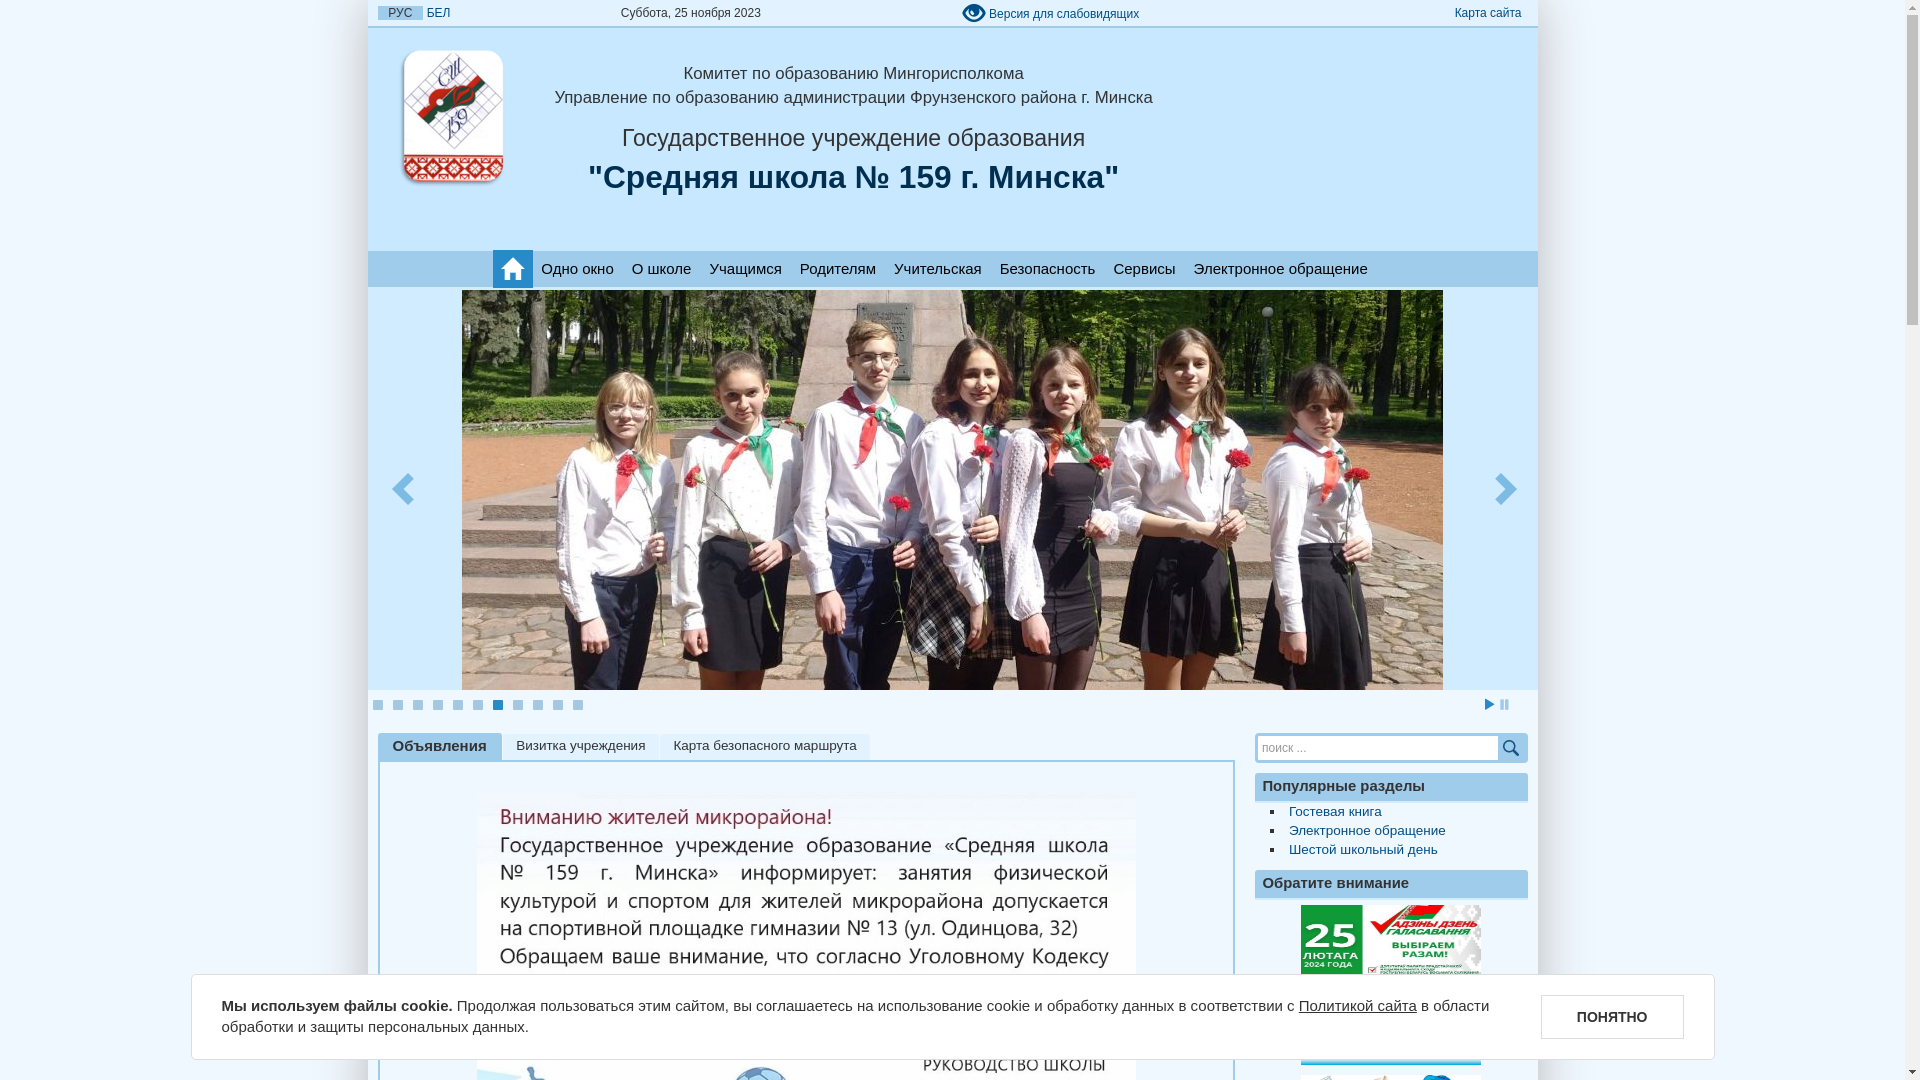  I want to click on '10', so click(556, 704).